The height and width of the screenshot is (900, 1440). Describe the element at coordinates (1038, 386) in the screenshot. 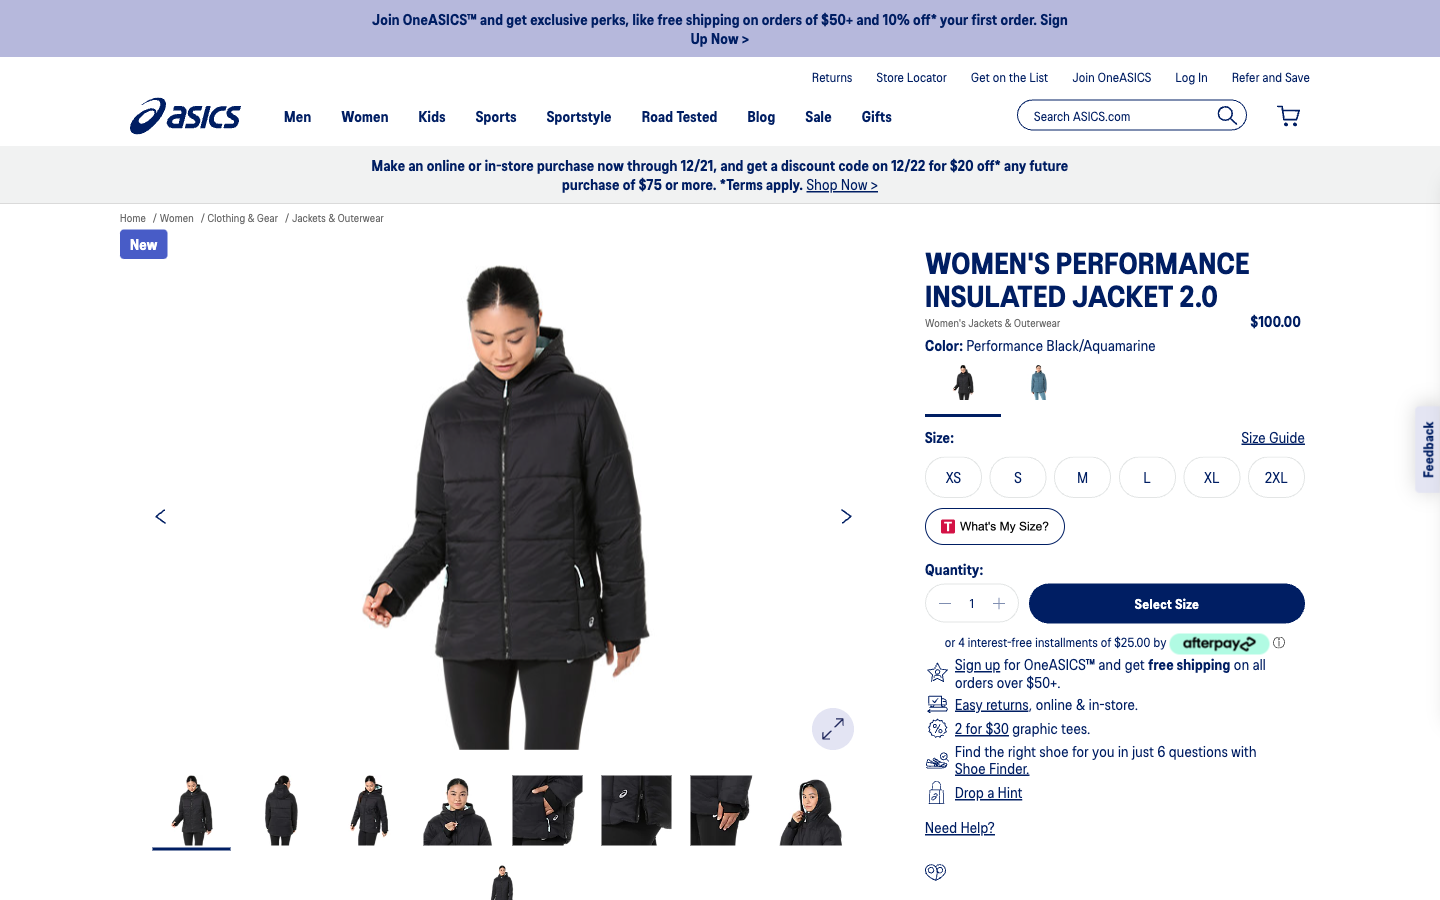

I see `aquamarine tint` at that location.